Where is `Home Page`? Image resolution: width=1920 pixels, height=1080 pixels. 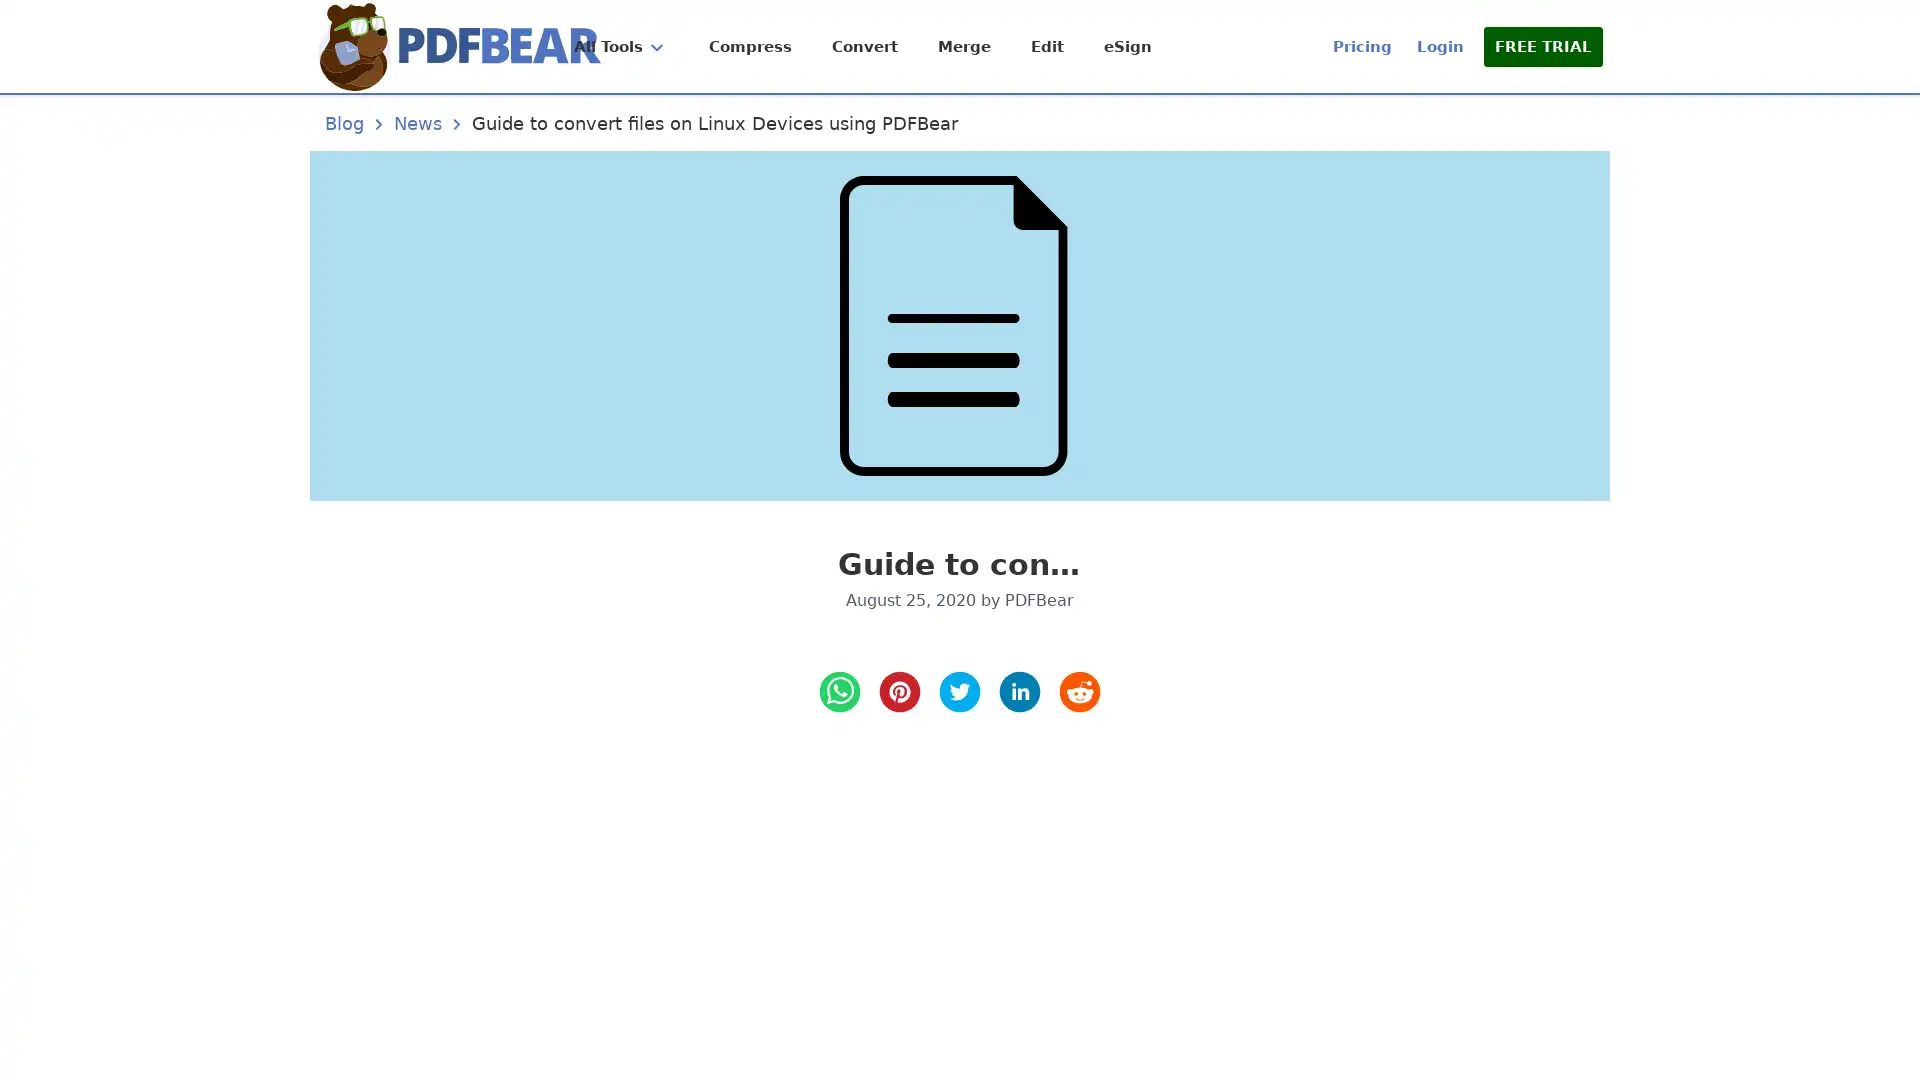 Home Page is located at coordinates (458, 45).